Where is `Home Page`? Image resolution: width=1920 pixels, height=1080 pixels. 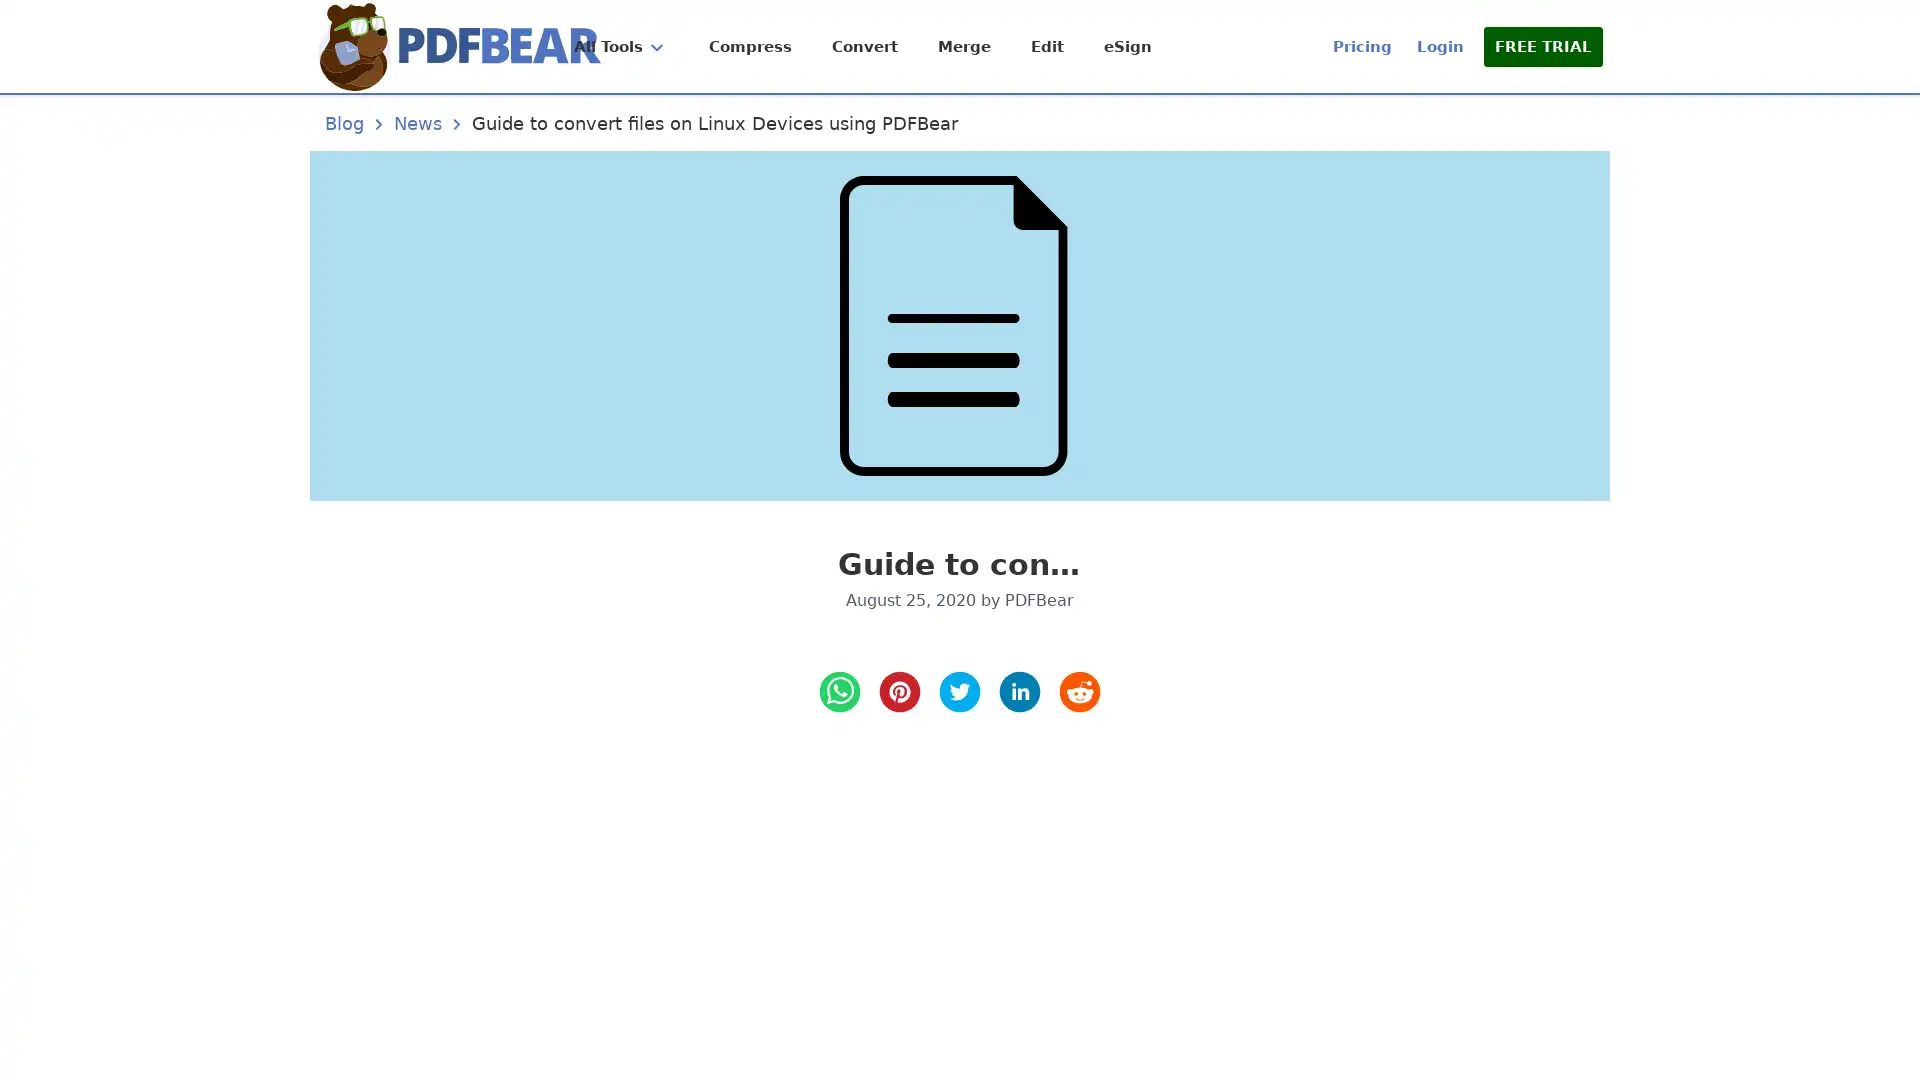 Home Page is located at coordinates (458, 45).